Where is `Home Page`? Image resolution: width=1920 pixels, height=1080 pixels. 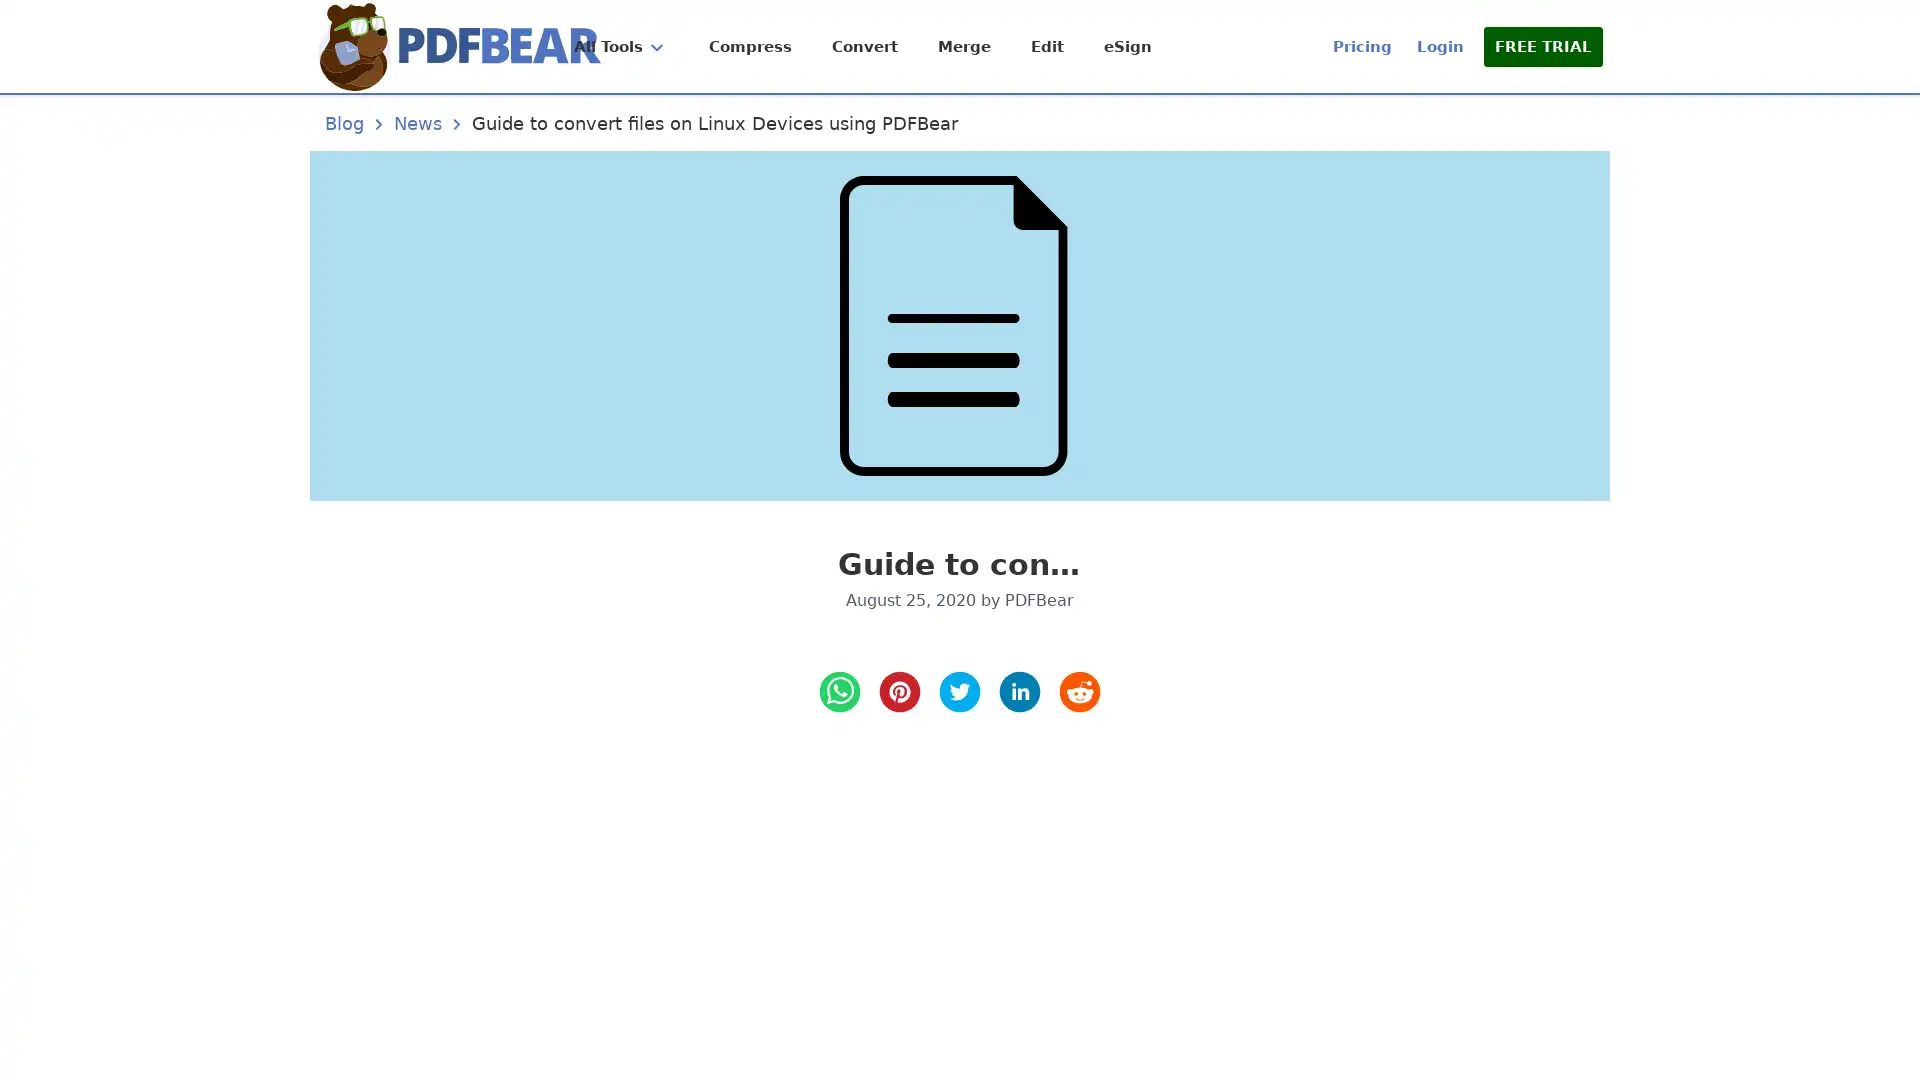 Home Page is located at coordinates (458, 45).